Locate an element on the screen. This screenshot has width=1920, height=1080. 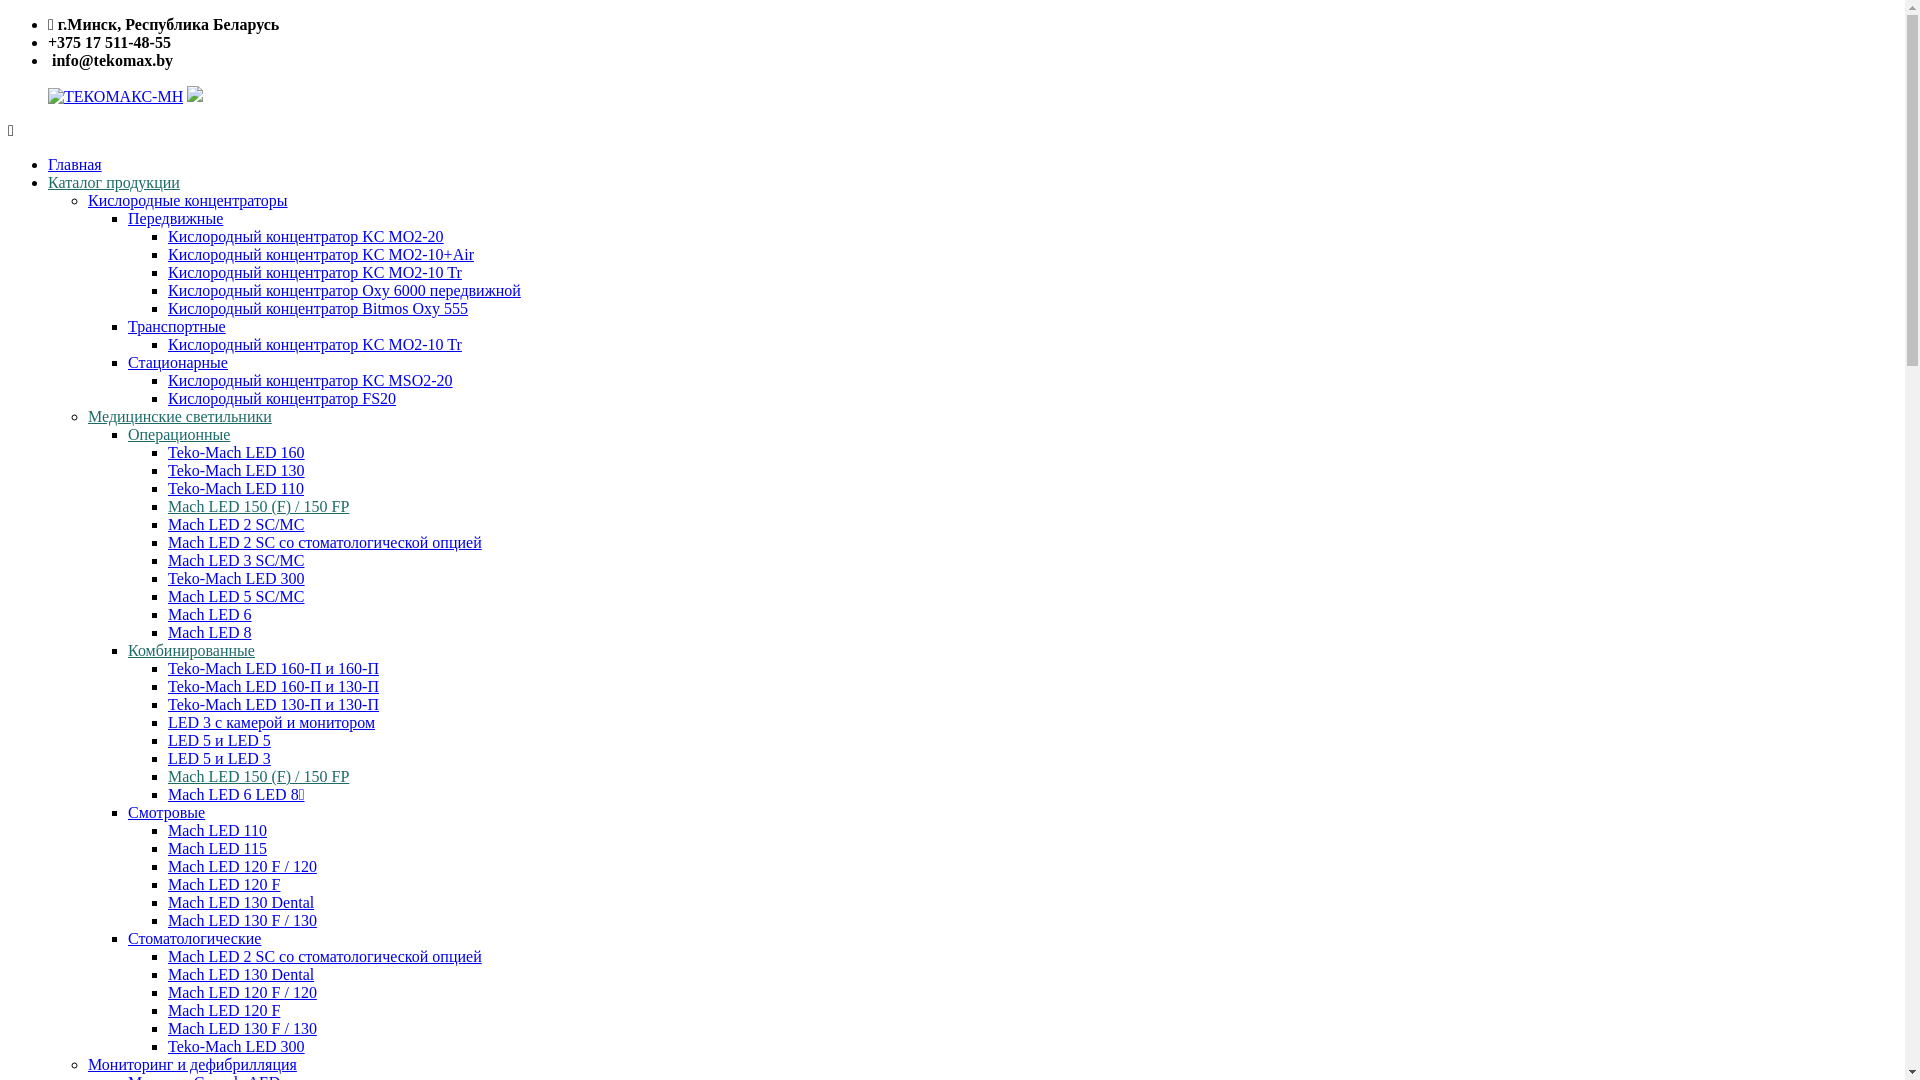
'Mach LED 120 F' is located at coordinates (224, 1010).